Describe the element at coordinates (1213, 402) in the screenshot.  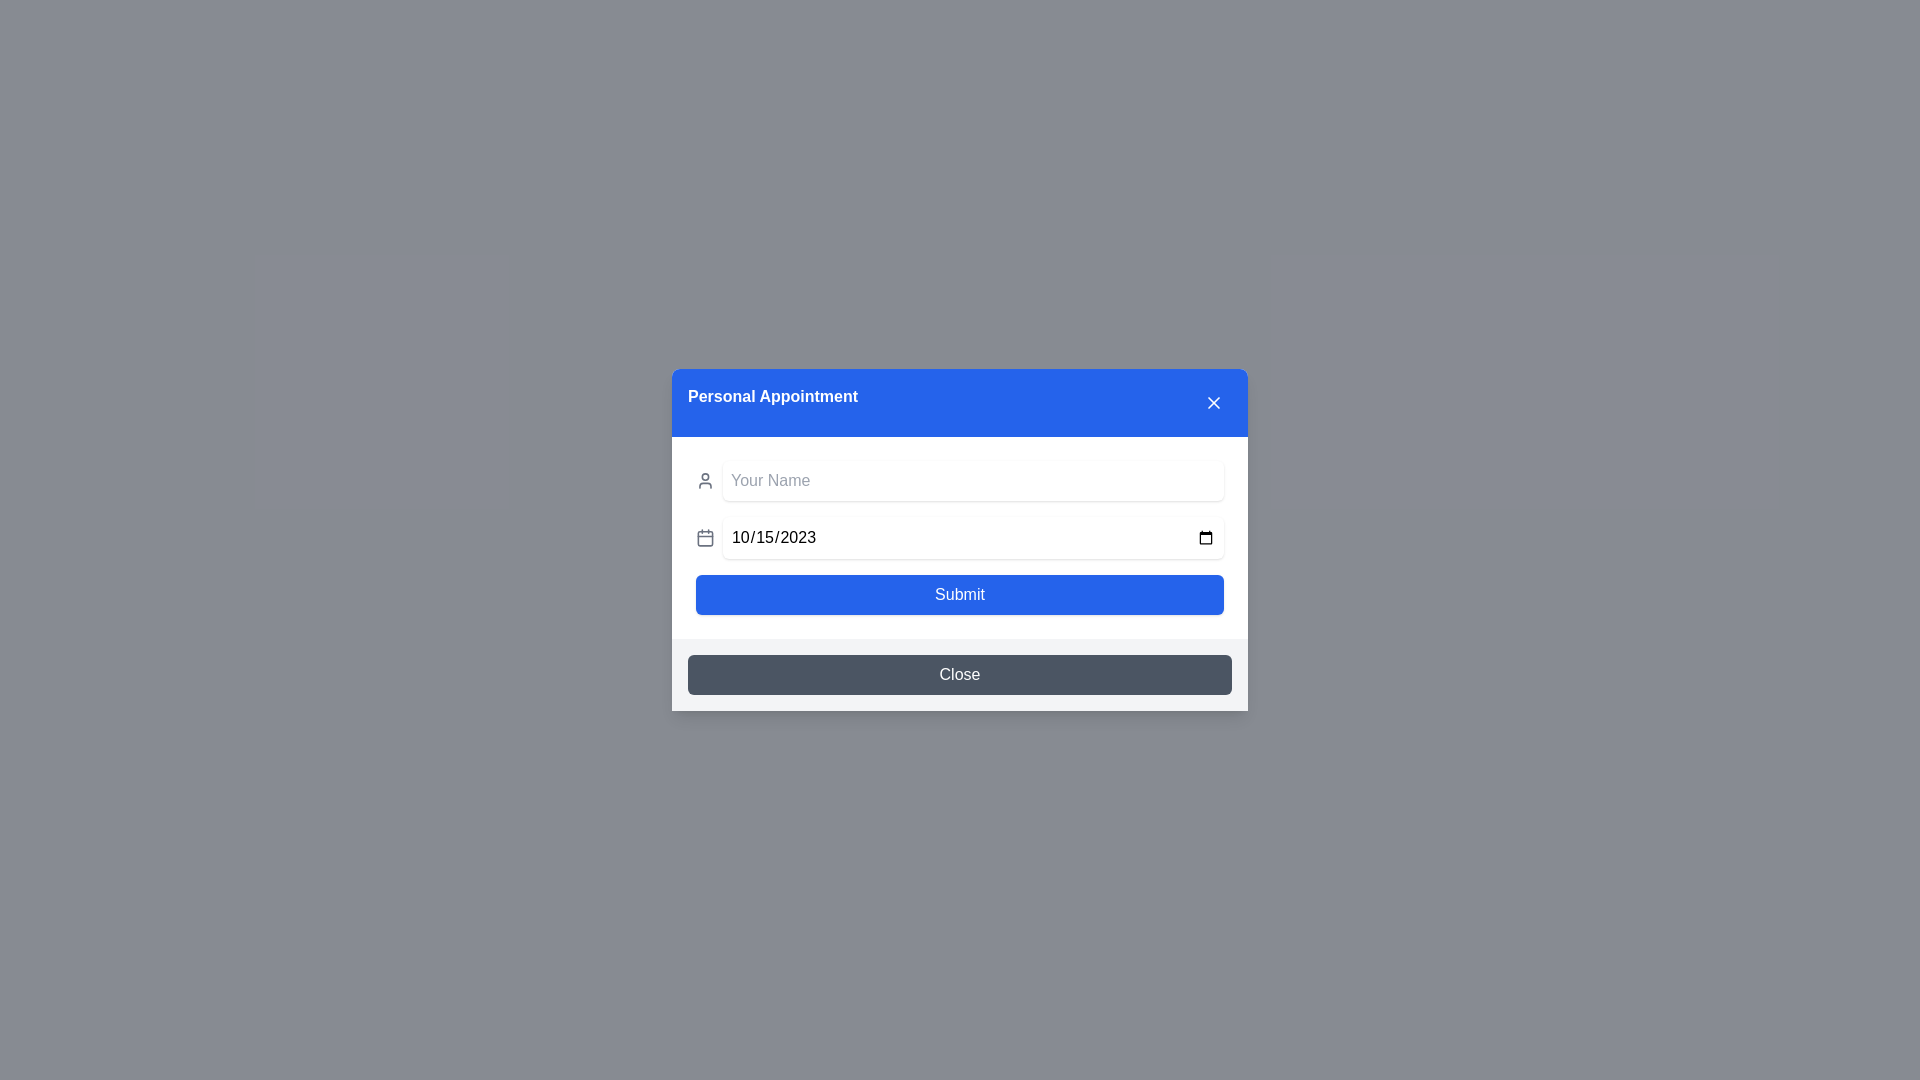
I see `the close button icon located at the top-right corner of the modal dialog box` at that location.